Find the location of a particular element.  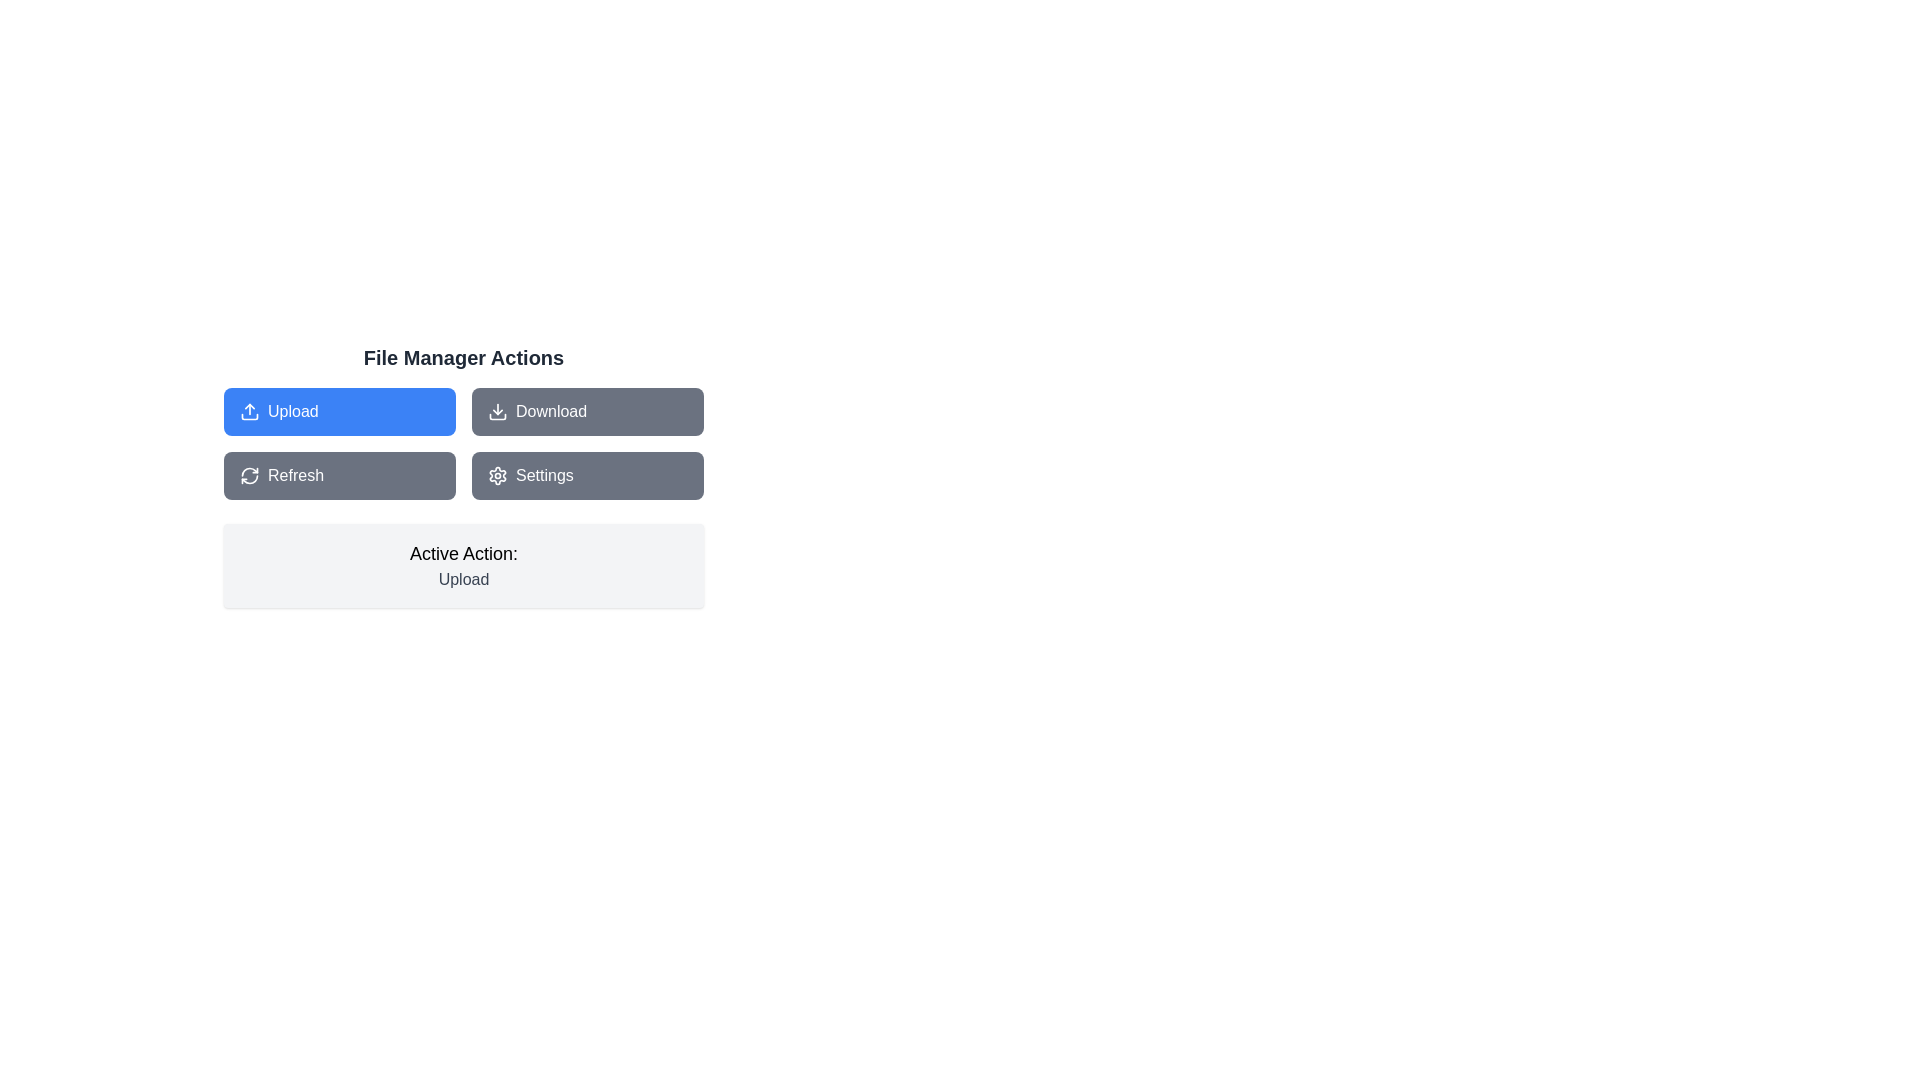

the settings button located in the bottom-right cell of the grid layout is located at coordinates (587, 475).